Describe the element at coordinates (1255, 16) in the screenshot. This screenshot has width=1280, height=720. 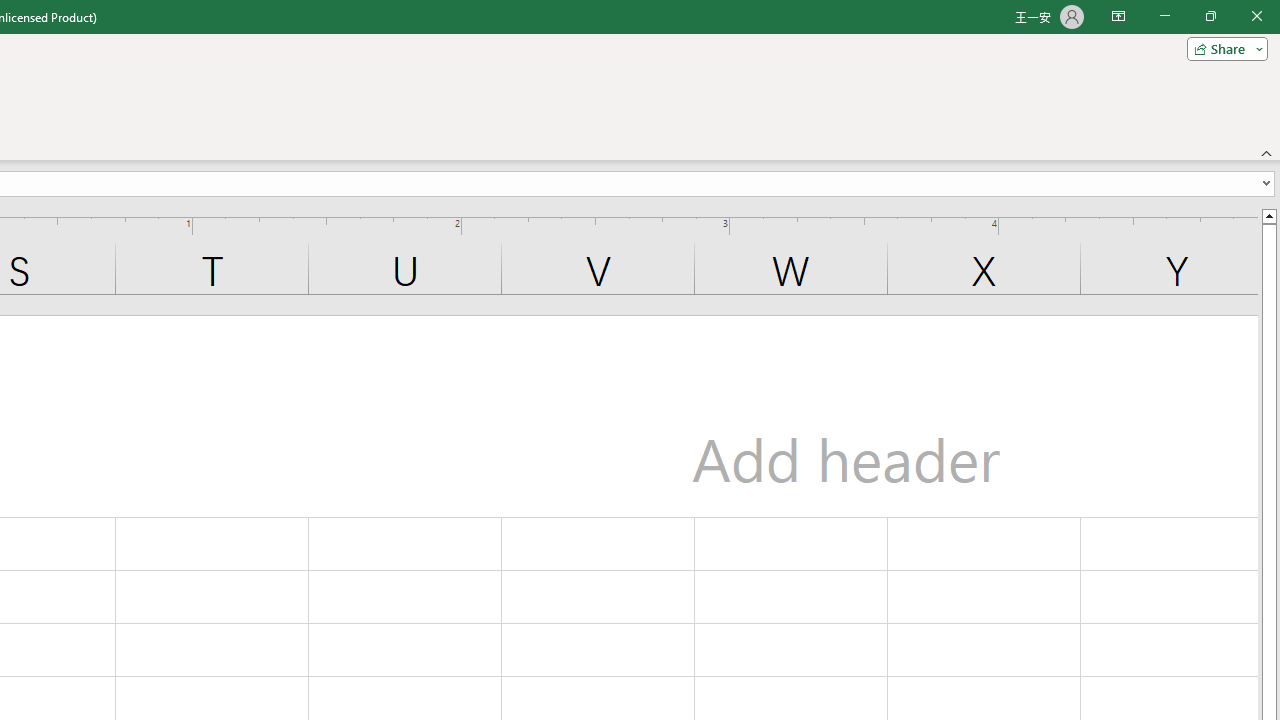
I see `'Close'` at that location.